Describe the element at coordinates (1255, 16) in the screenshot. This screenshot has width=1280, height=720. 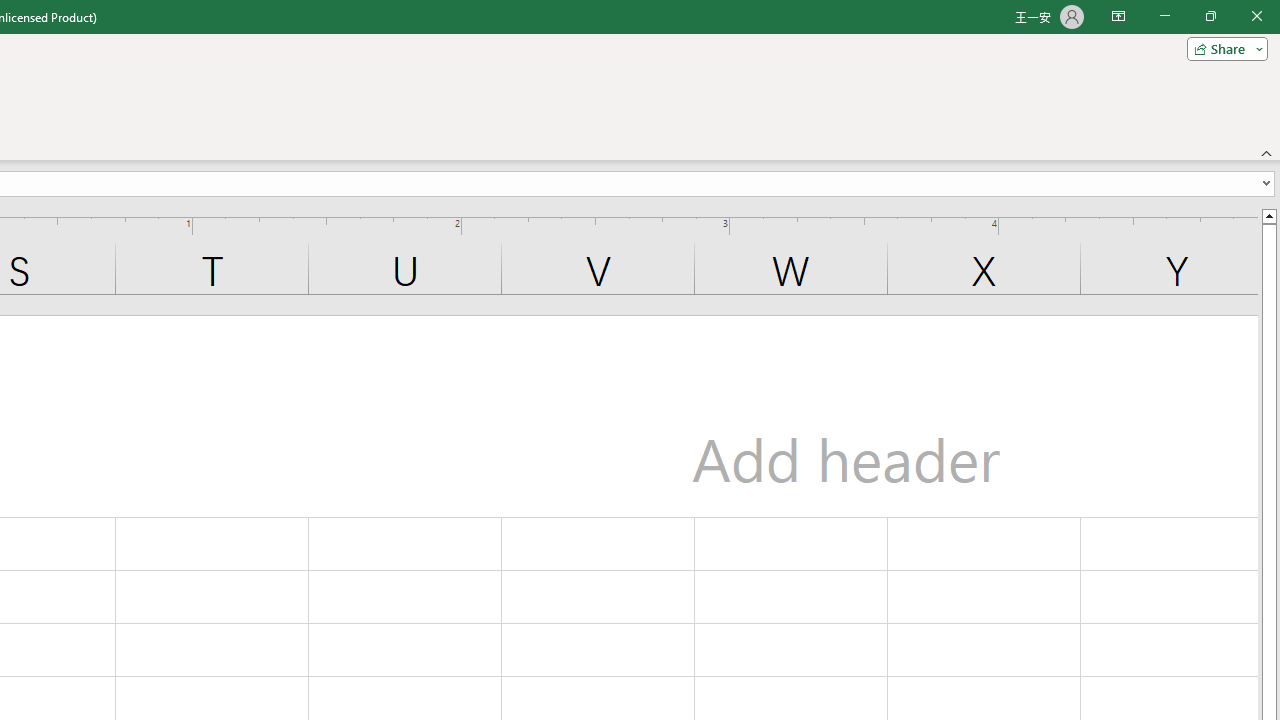
I see `'Close'` at that location.